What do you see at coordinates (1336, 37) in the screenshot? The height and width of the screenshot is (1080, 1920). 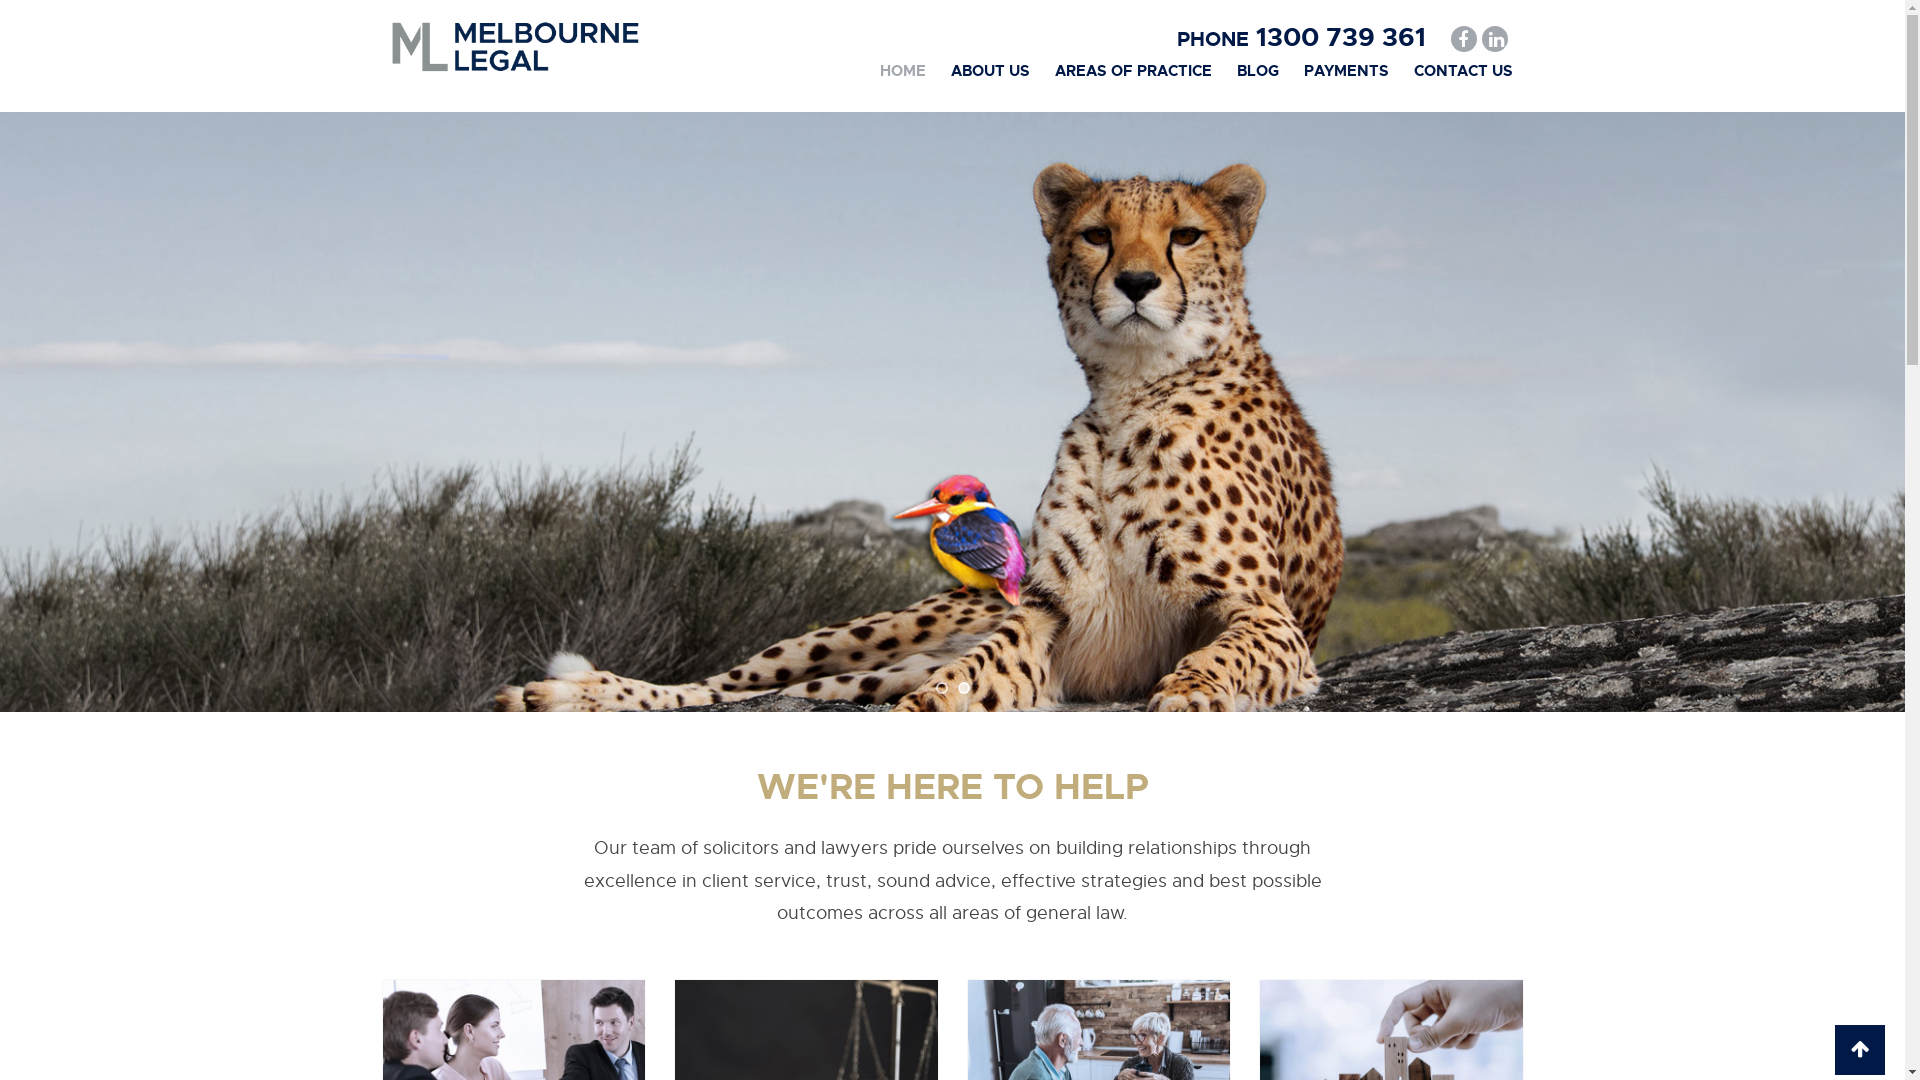 I see `'1300 739 361'` at bounding box center [1336, 37].